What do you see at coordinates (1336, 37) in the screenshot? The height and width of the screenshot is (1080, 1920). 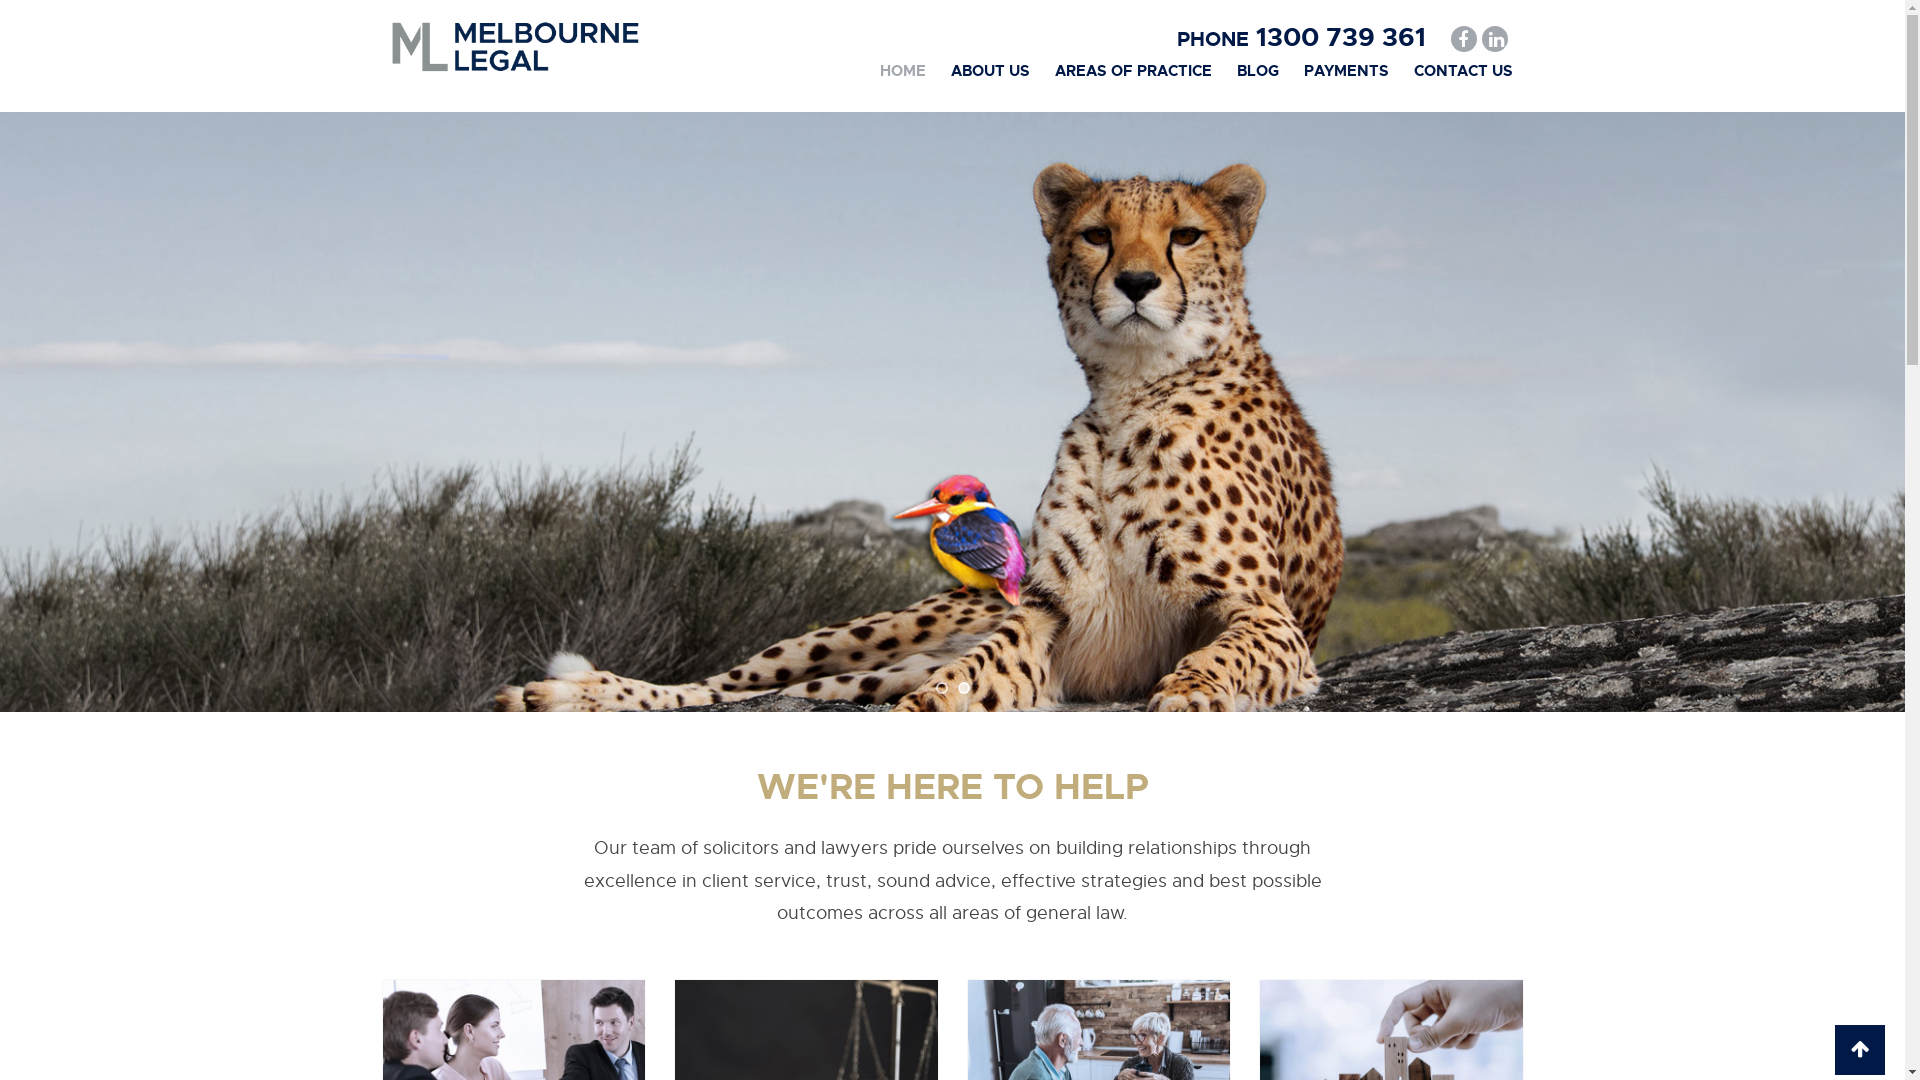 I see `'1300 739 361'` at bounding box center [1336, 37].